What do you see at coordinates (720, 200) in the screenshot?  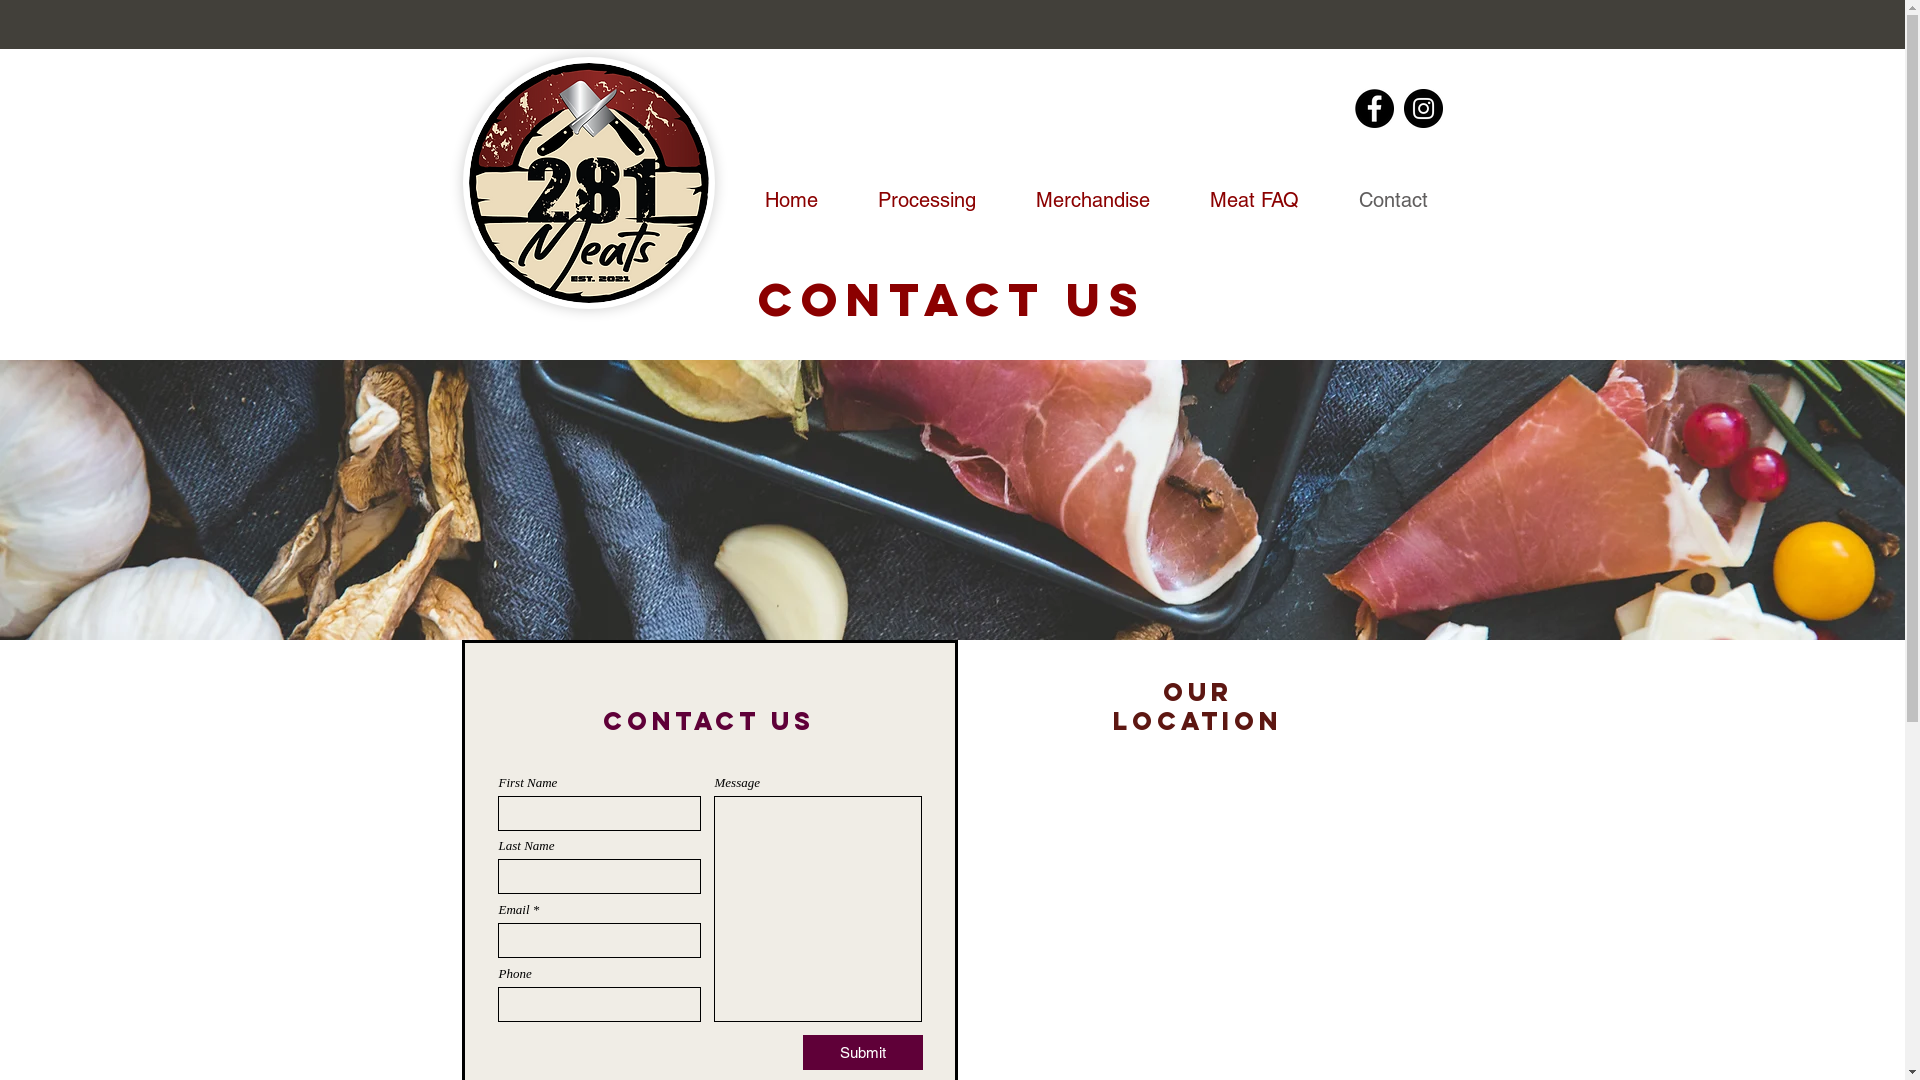 I see `'Home'` at bounding box center [720, 200].